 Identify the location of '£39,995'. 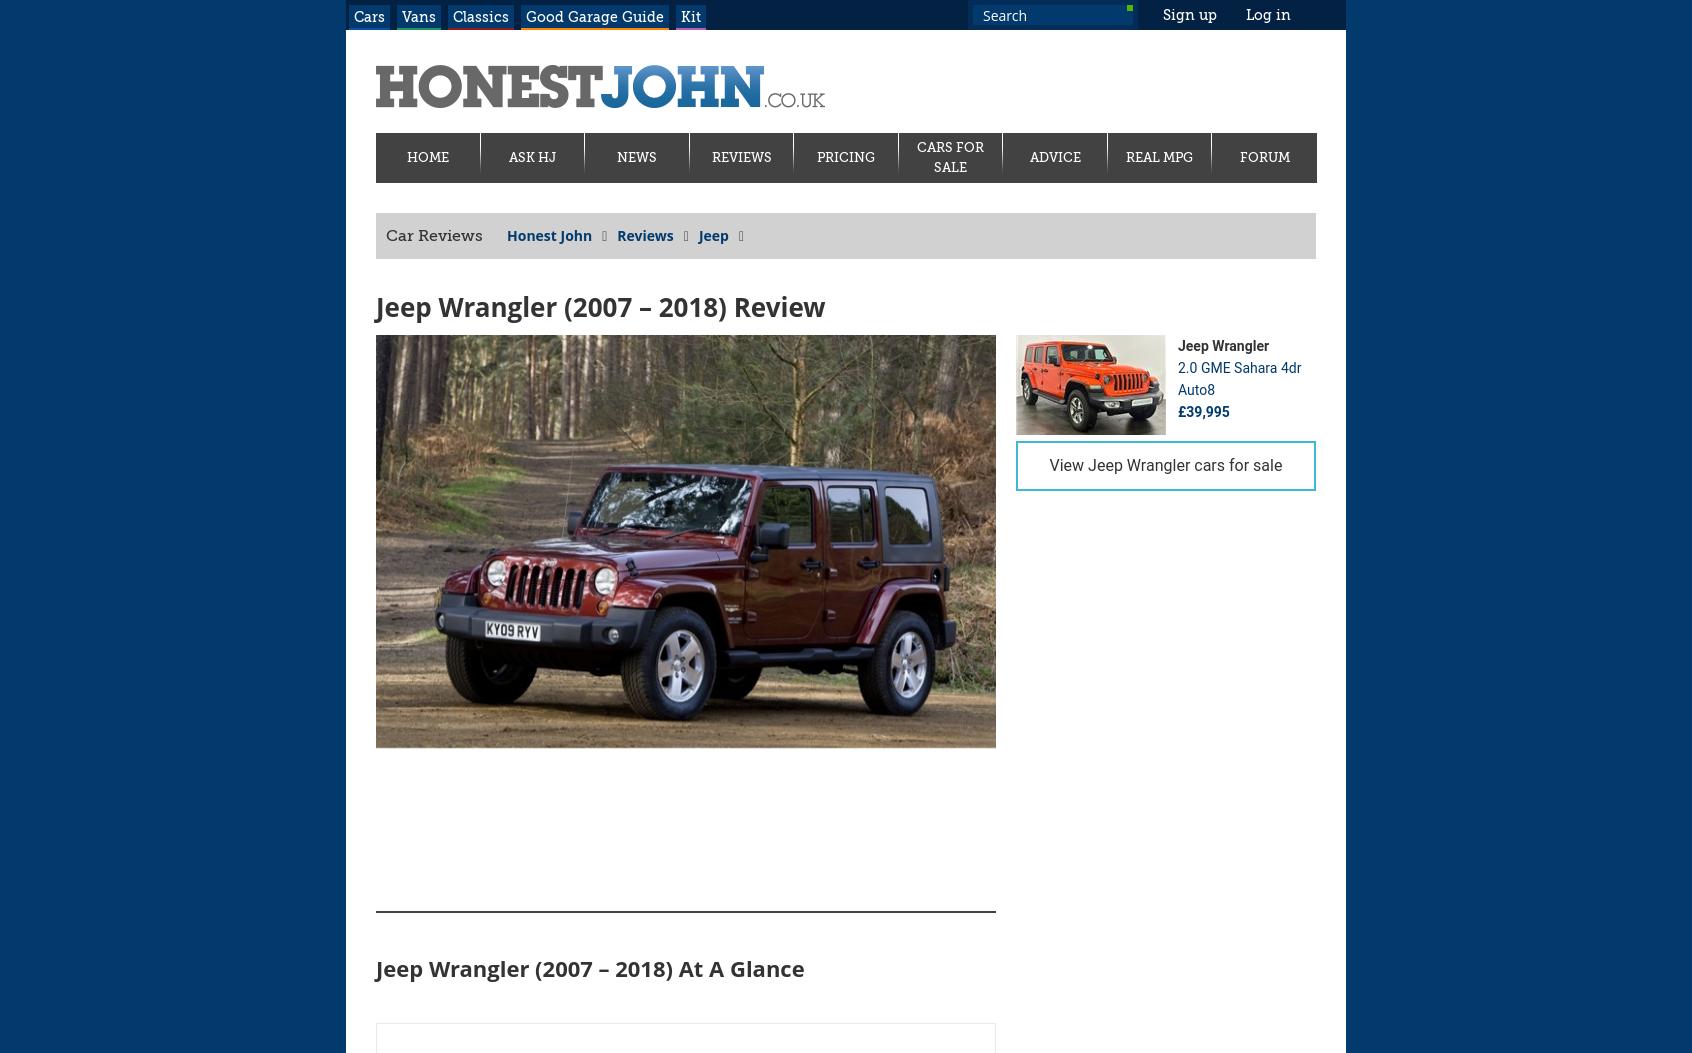
(1203, 412).